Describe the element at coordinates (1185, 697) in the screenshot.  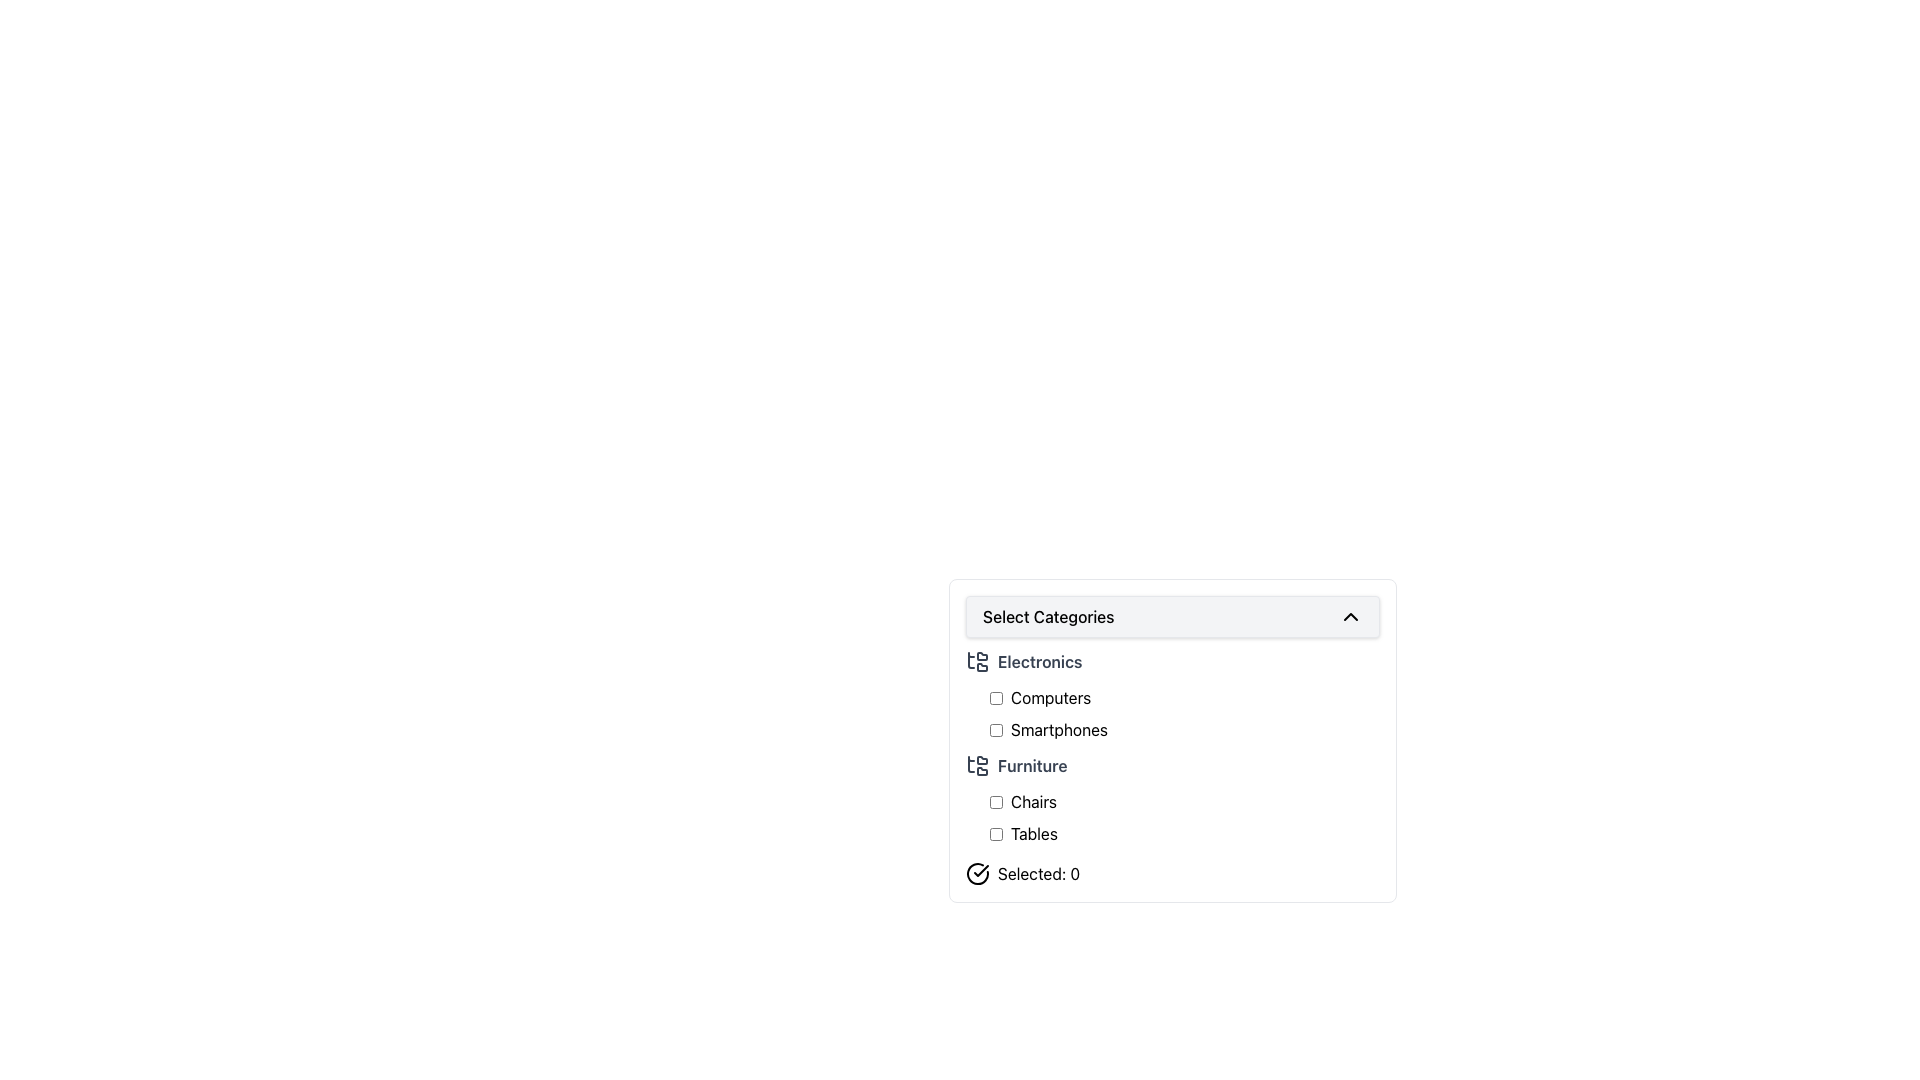
I see `the unselected checkbox labeled 'Computers' for keyboard interaction within the Electronics category` at that location.